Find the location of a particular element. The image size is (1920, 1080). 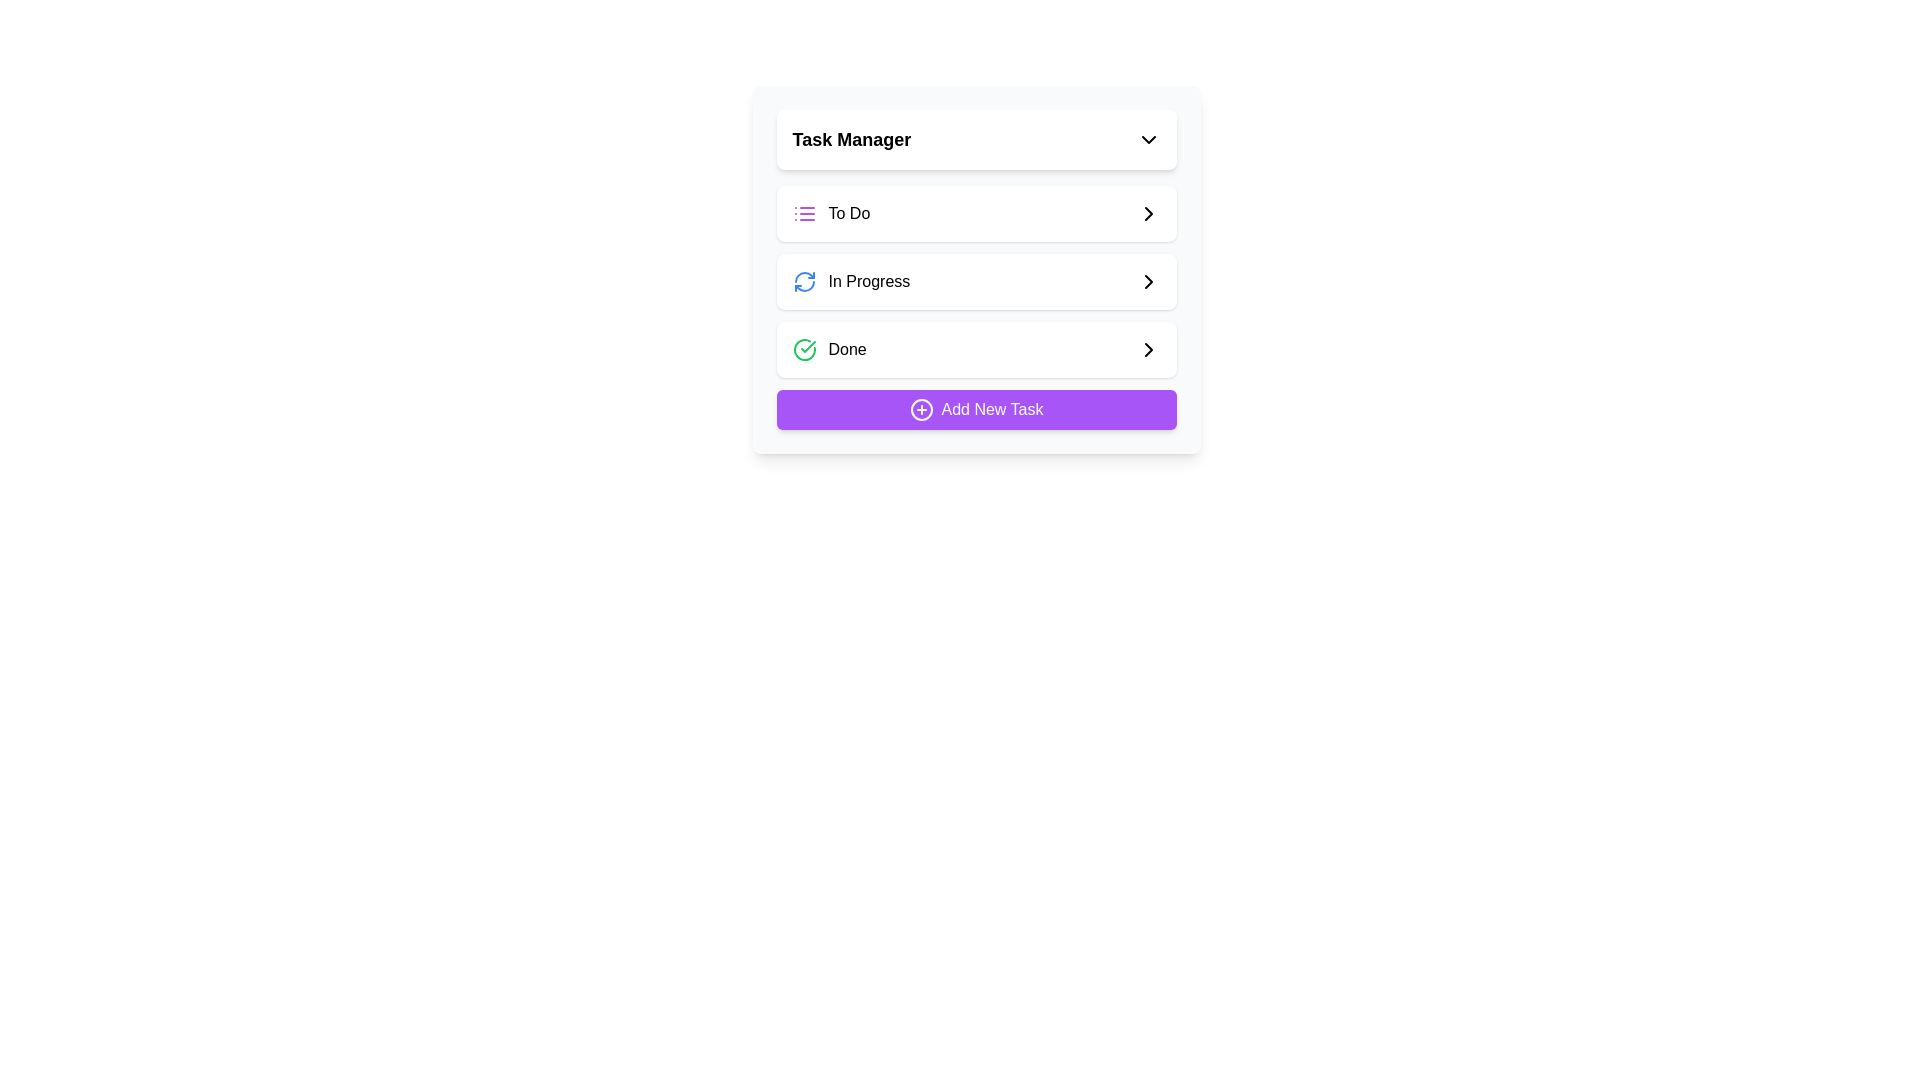

the chevron right icon located next to the 'Done' section label in the third row of the task status list is located at coordinates (1148, 213).